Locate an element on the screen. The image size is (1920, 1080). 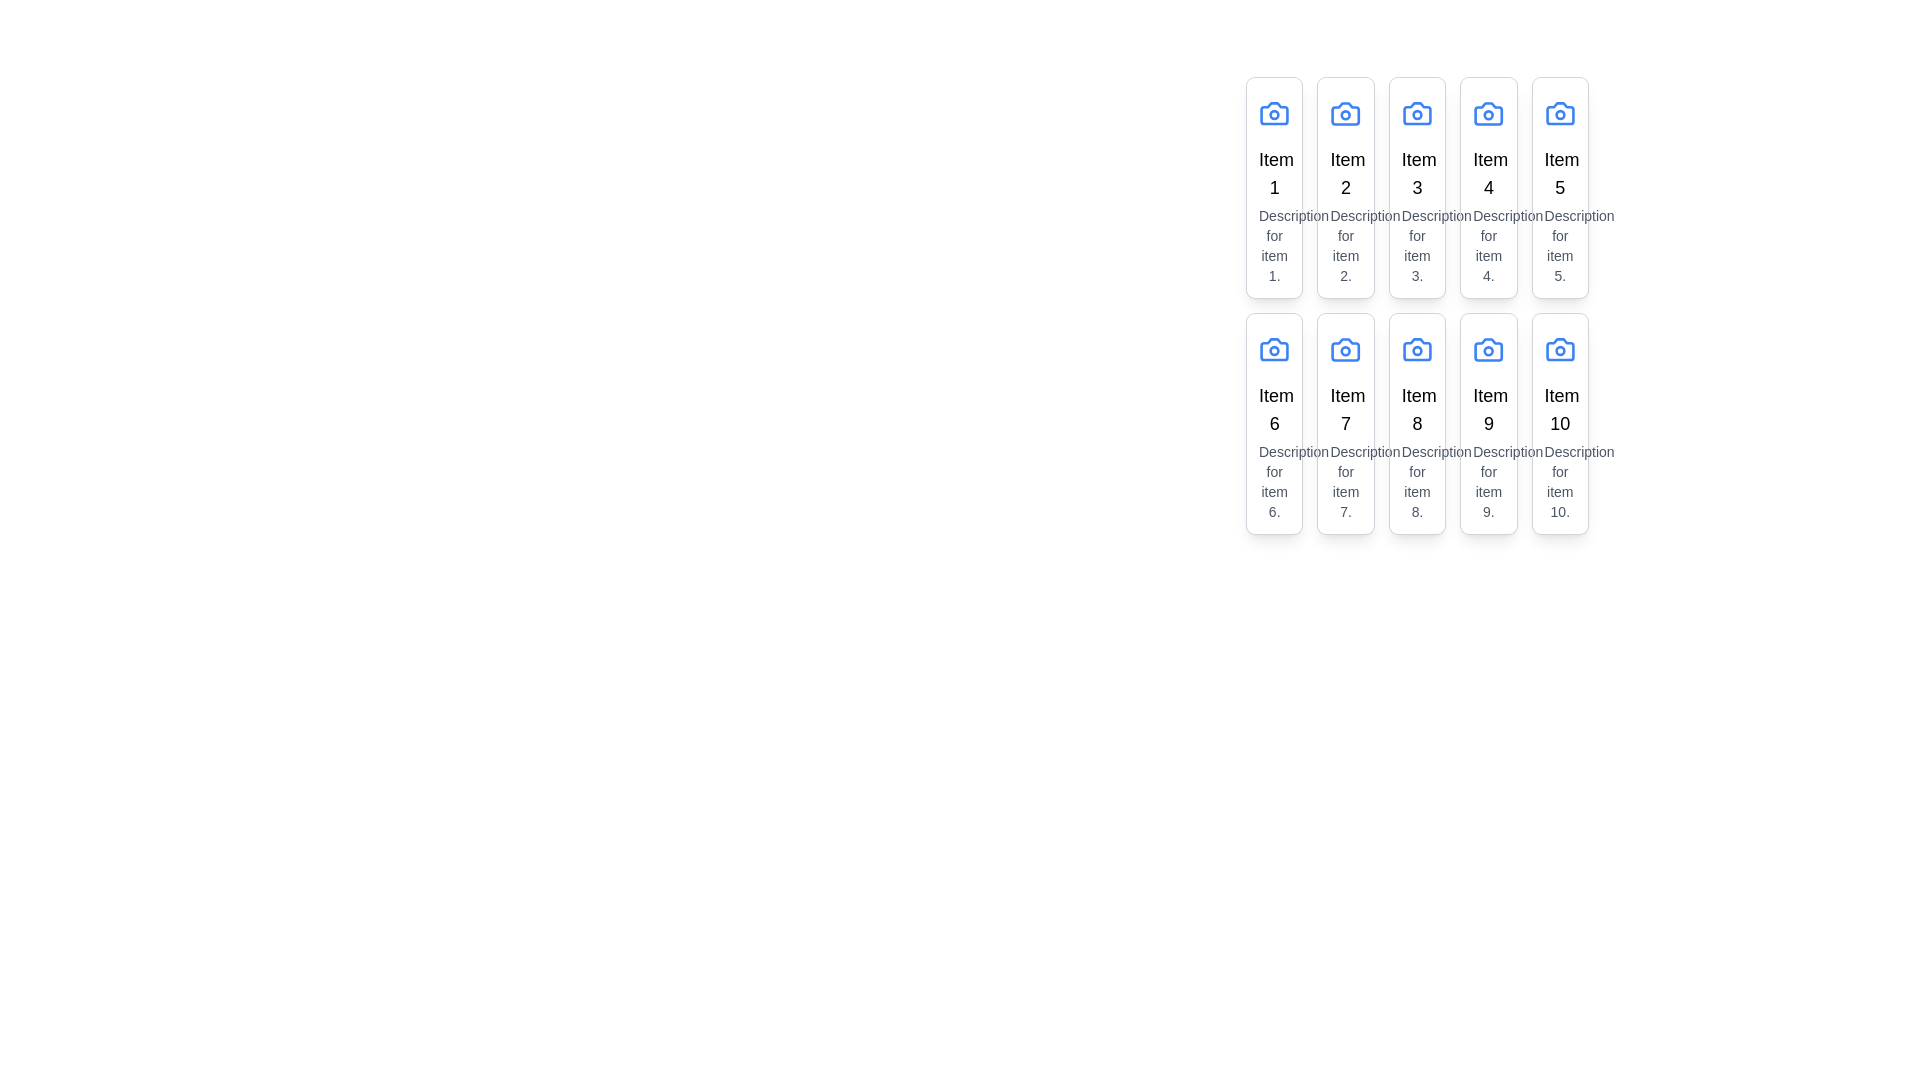
text label that states 'Description for item 6.' located below the title 'Item 6' in the card for 'Item 6' is located at coordinates (1273, 482).